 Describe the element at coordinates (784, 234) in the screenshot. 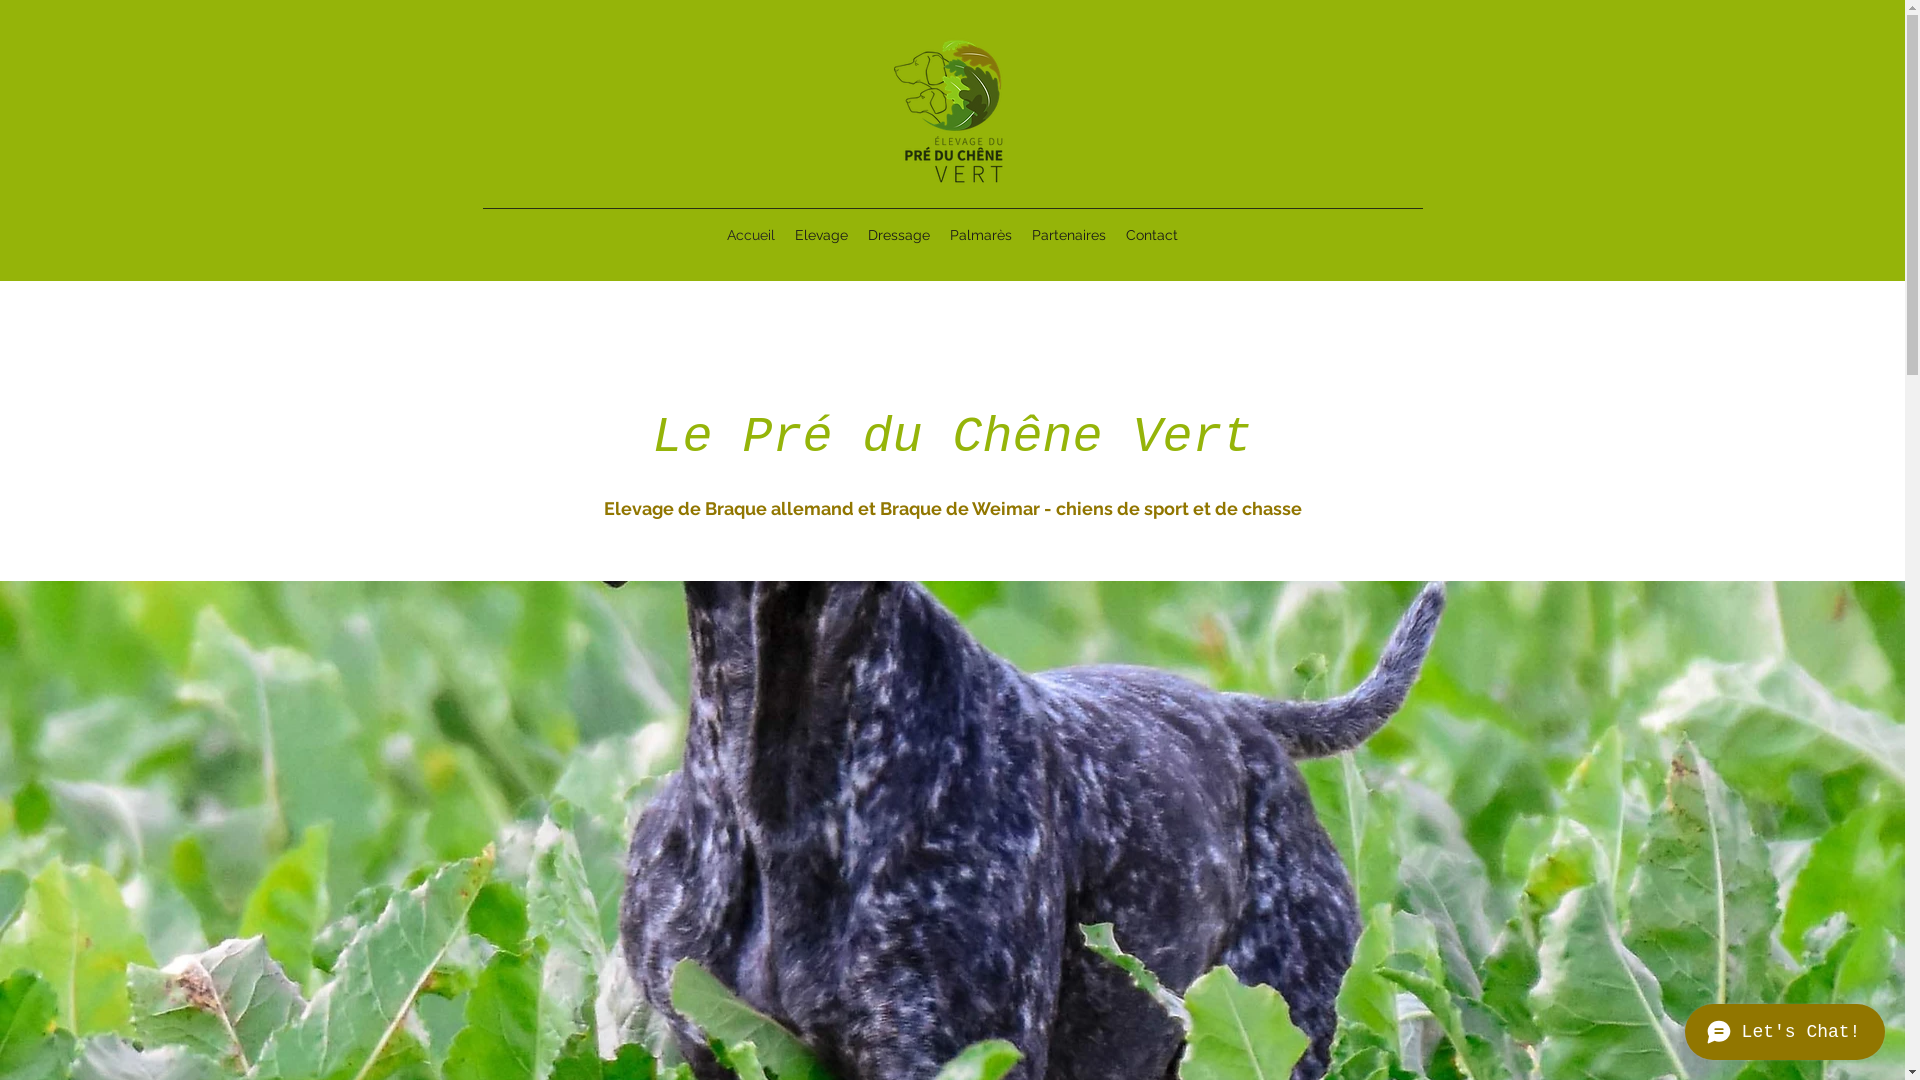

I see `'Elevage'` at that location.